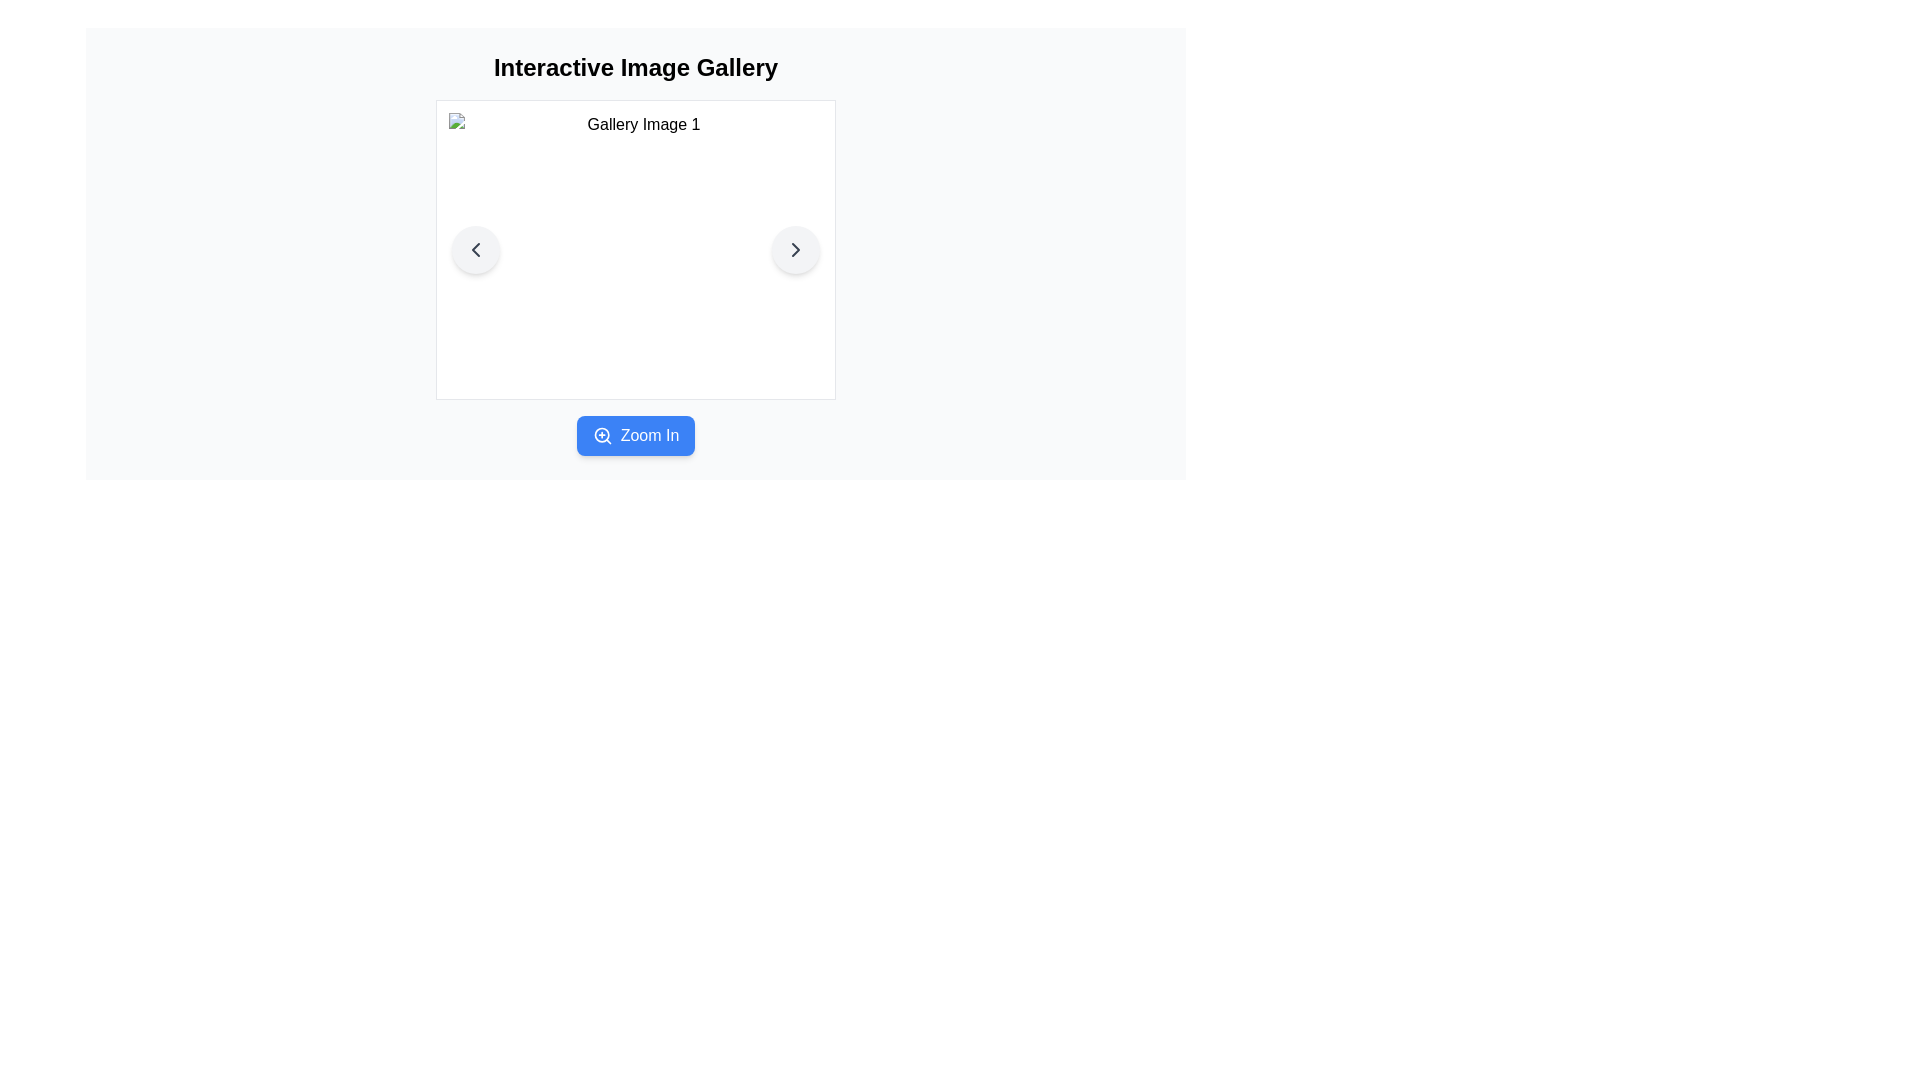  Describe the element at coordinates (474, 249) in the screenshot. I see `the navigation button for the image gallery located on the left side of the interactive image viewer to observe the hover effect` at that location.